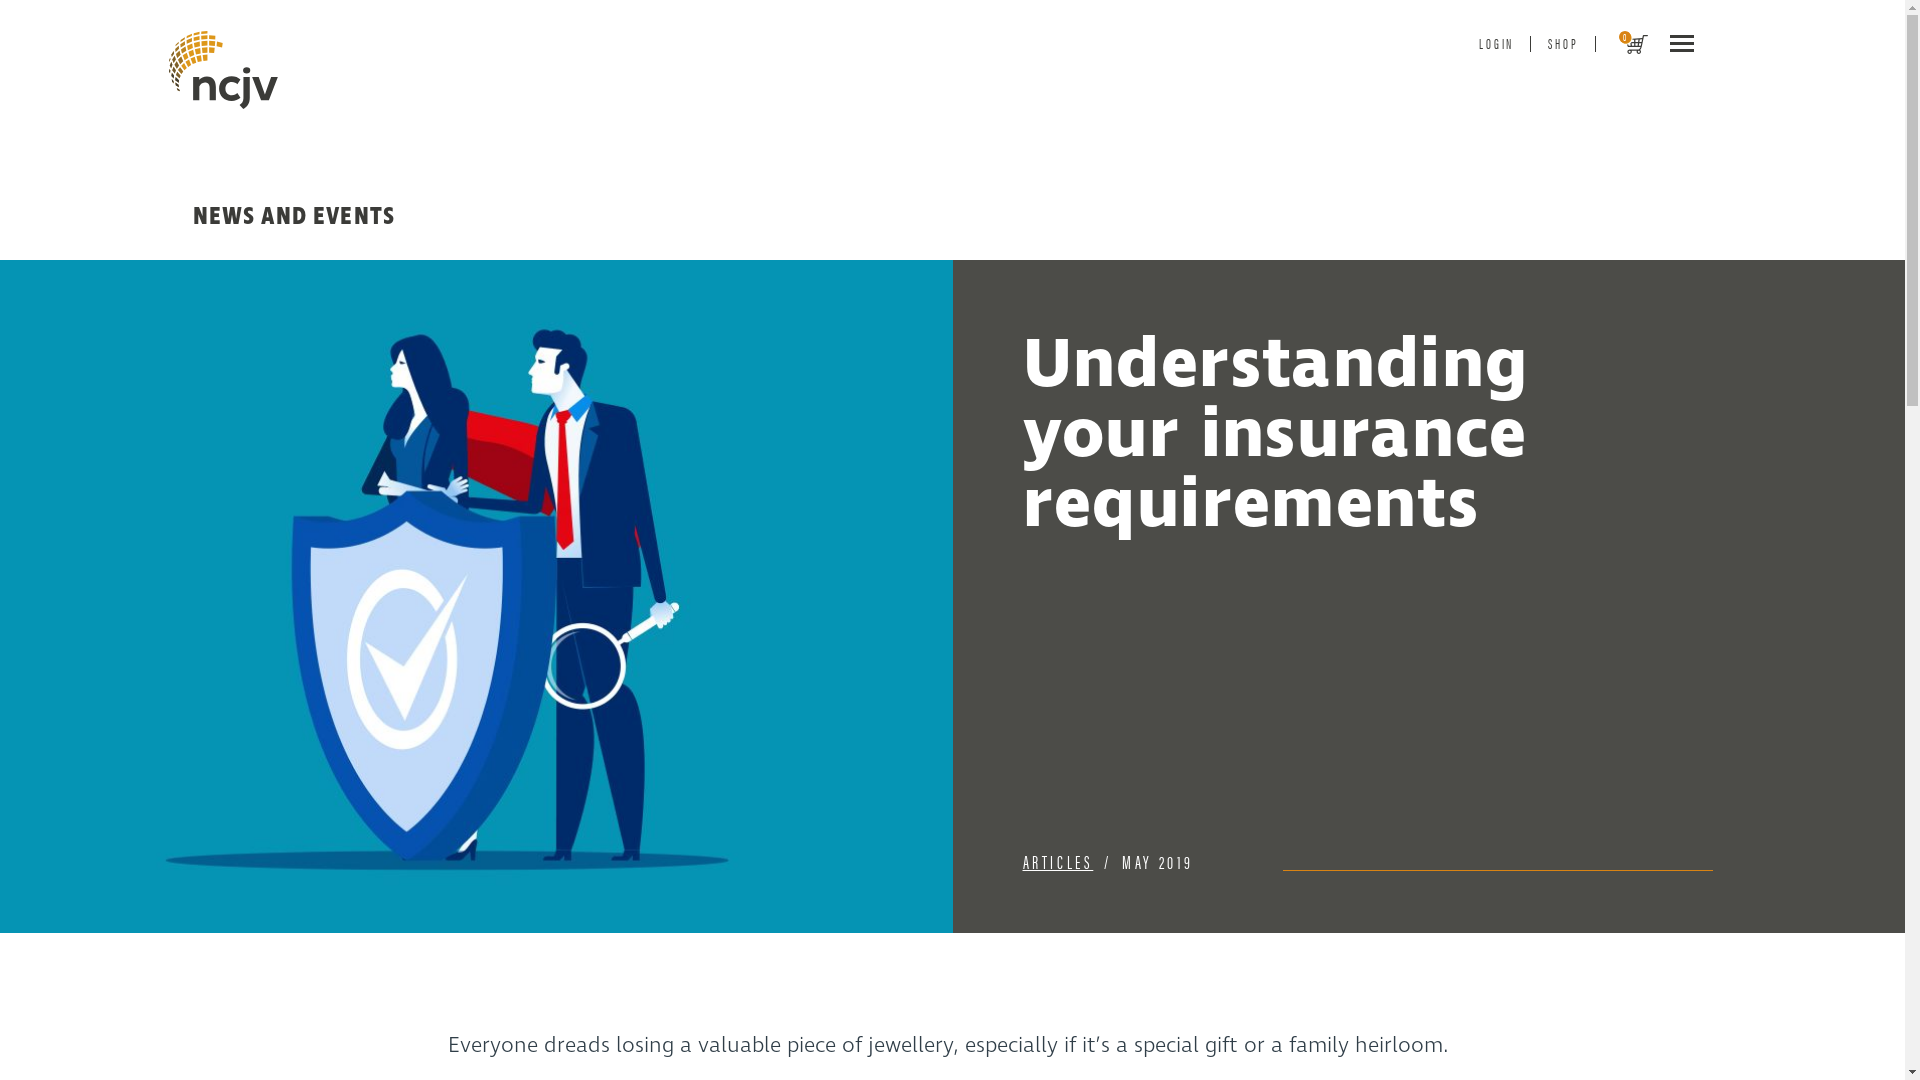  What do you see at coordinates (1462, 42) in the screenshot?
I see `'LOGIN'` at bounding box center [1462, 42].